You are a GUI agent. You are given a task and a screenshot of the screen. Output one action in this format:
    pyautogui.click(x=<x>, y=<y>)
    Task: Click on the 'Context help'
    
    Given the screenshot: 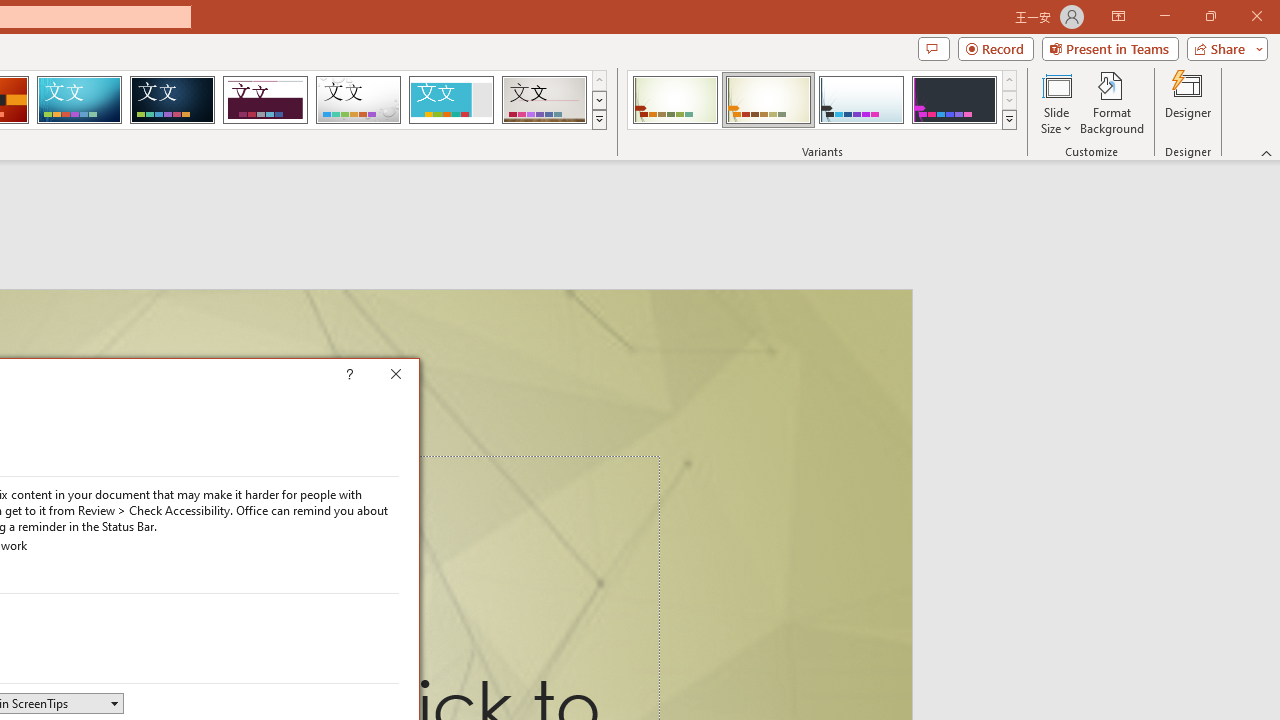 What is the action you would take?
    pyautogui.click(x=378, y=376)
    